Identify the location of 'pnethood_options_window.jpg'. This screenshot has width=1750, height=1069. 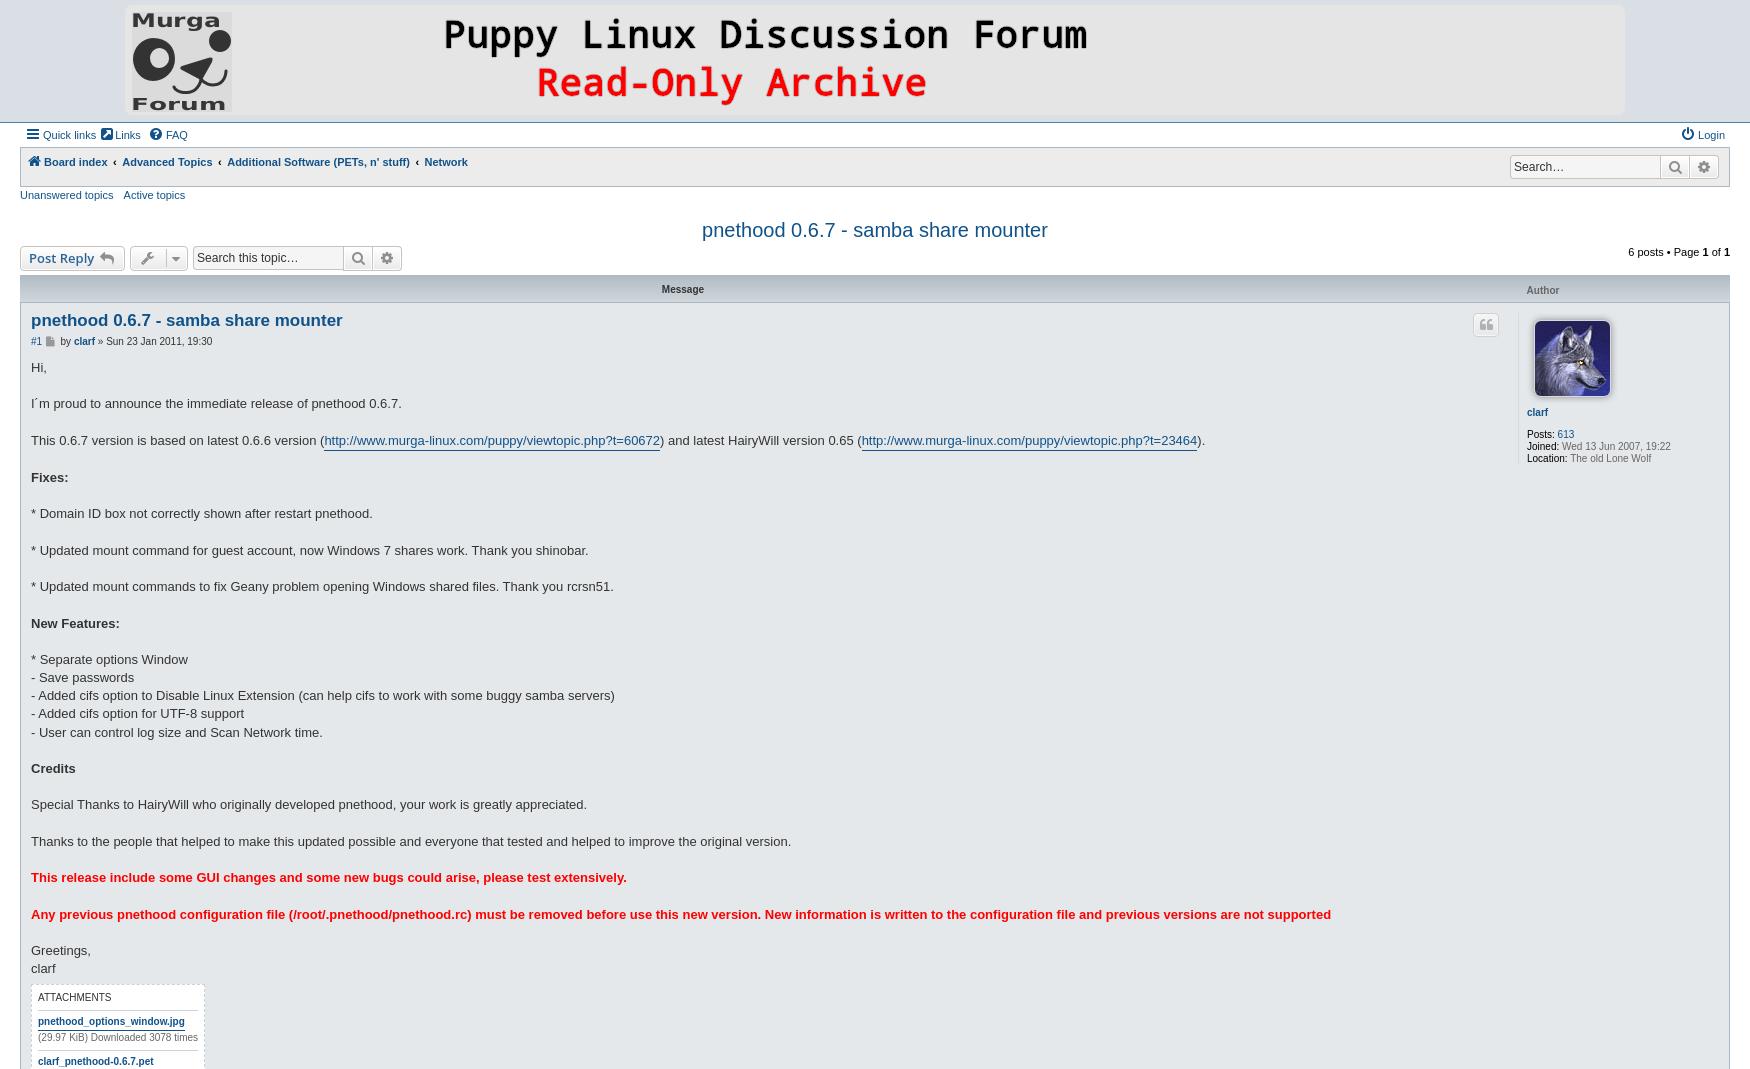
(110, 1021).